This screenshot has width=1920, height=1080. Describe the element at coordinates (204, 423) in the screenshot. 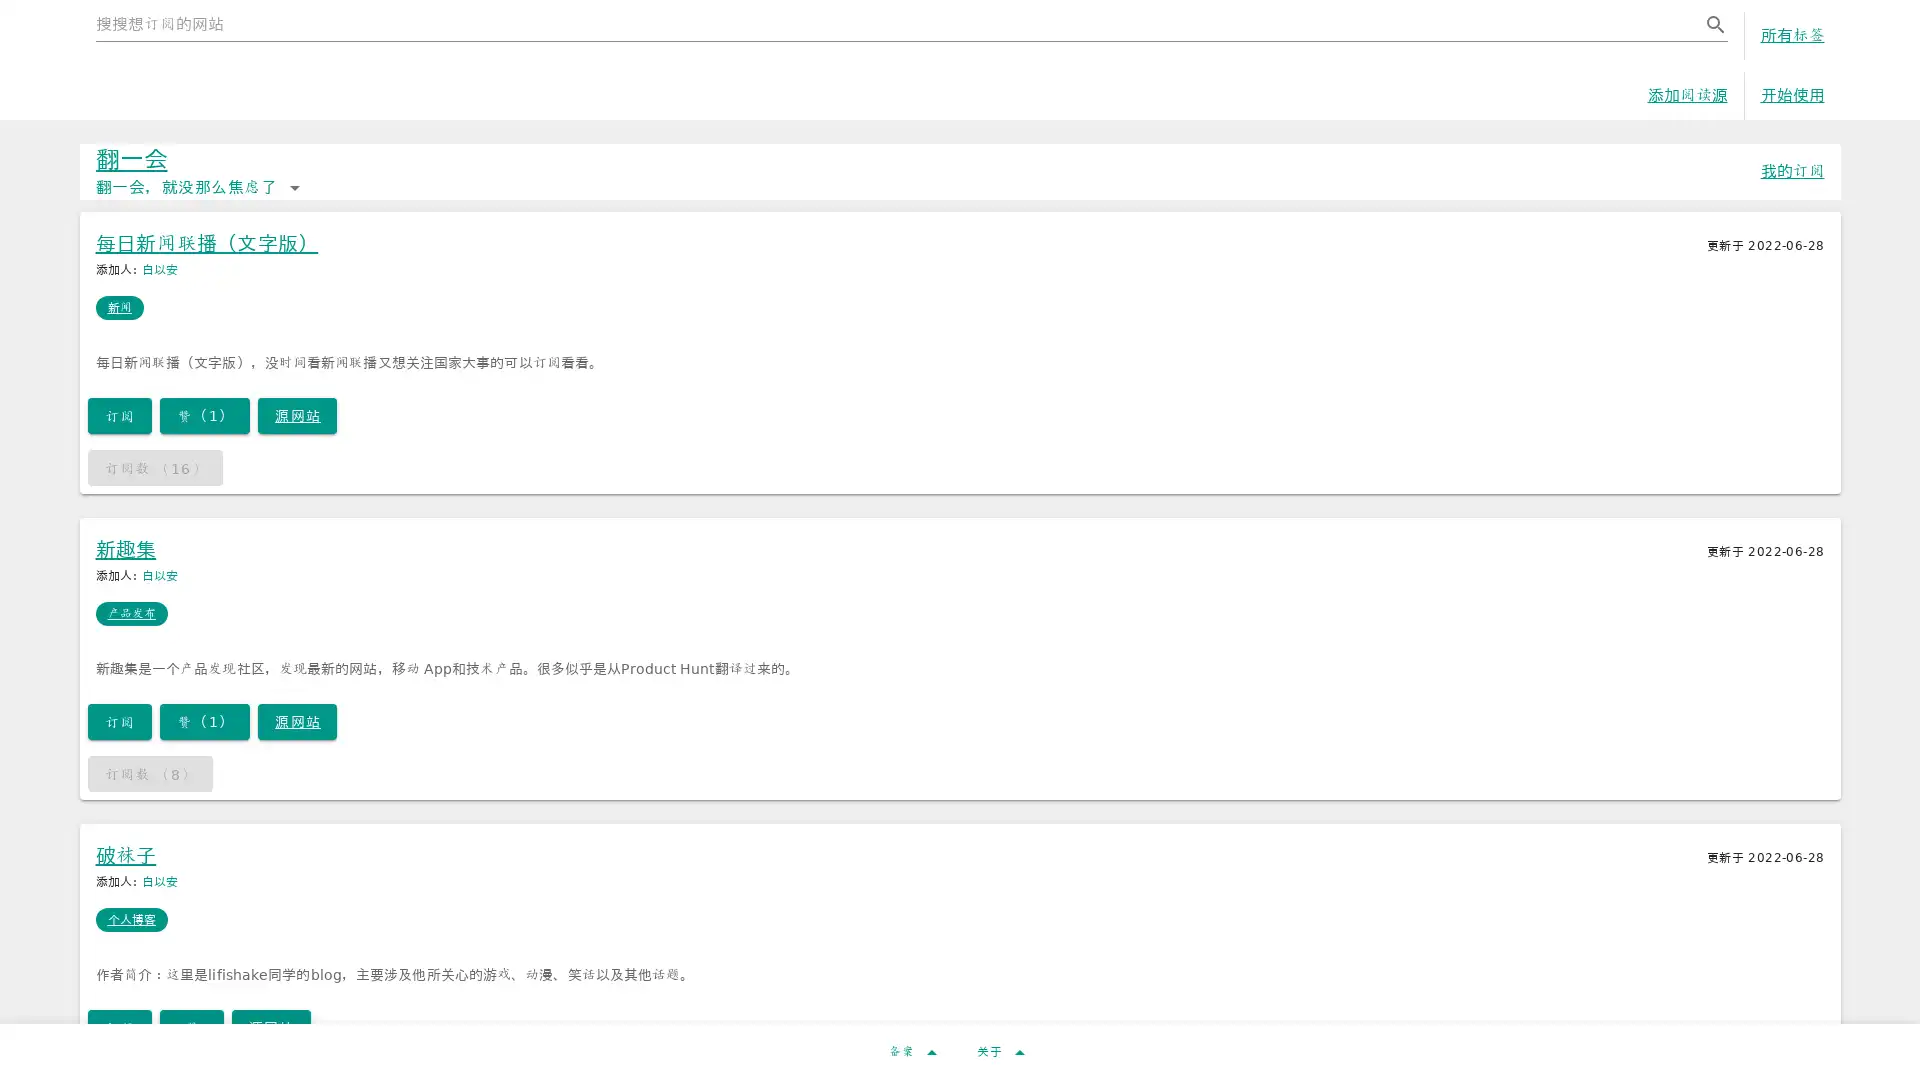

I see `(1)` at that location.